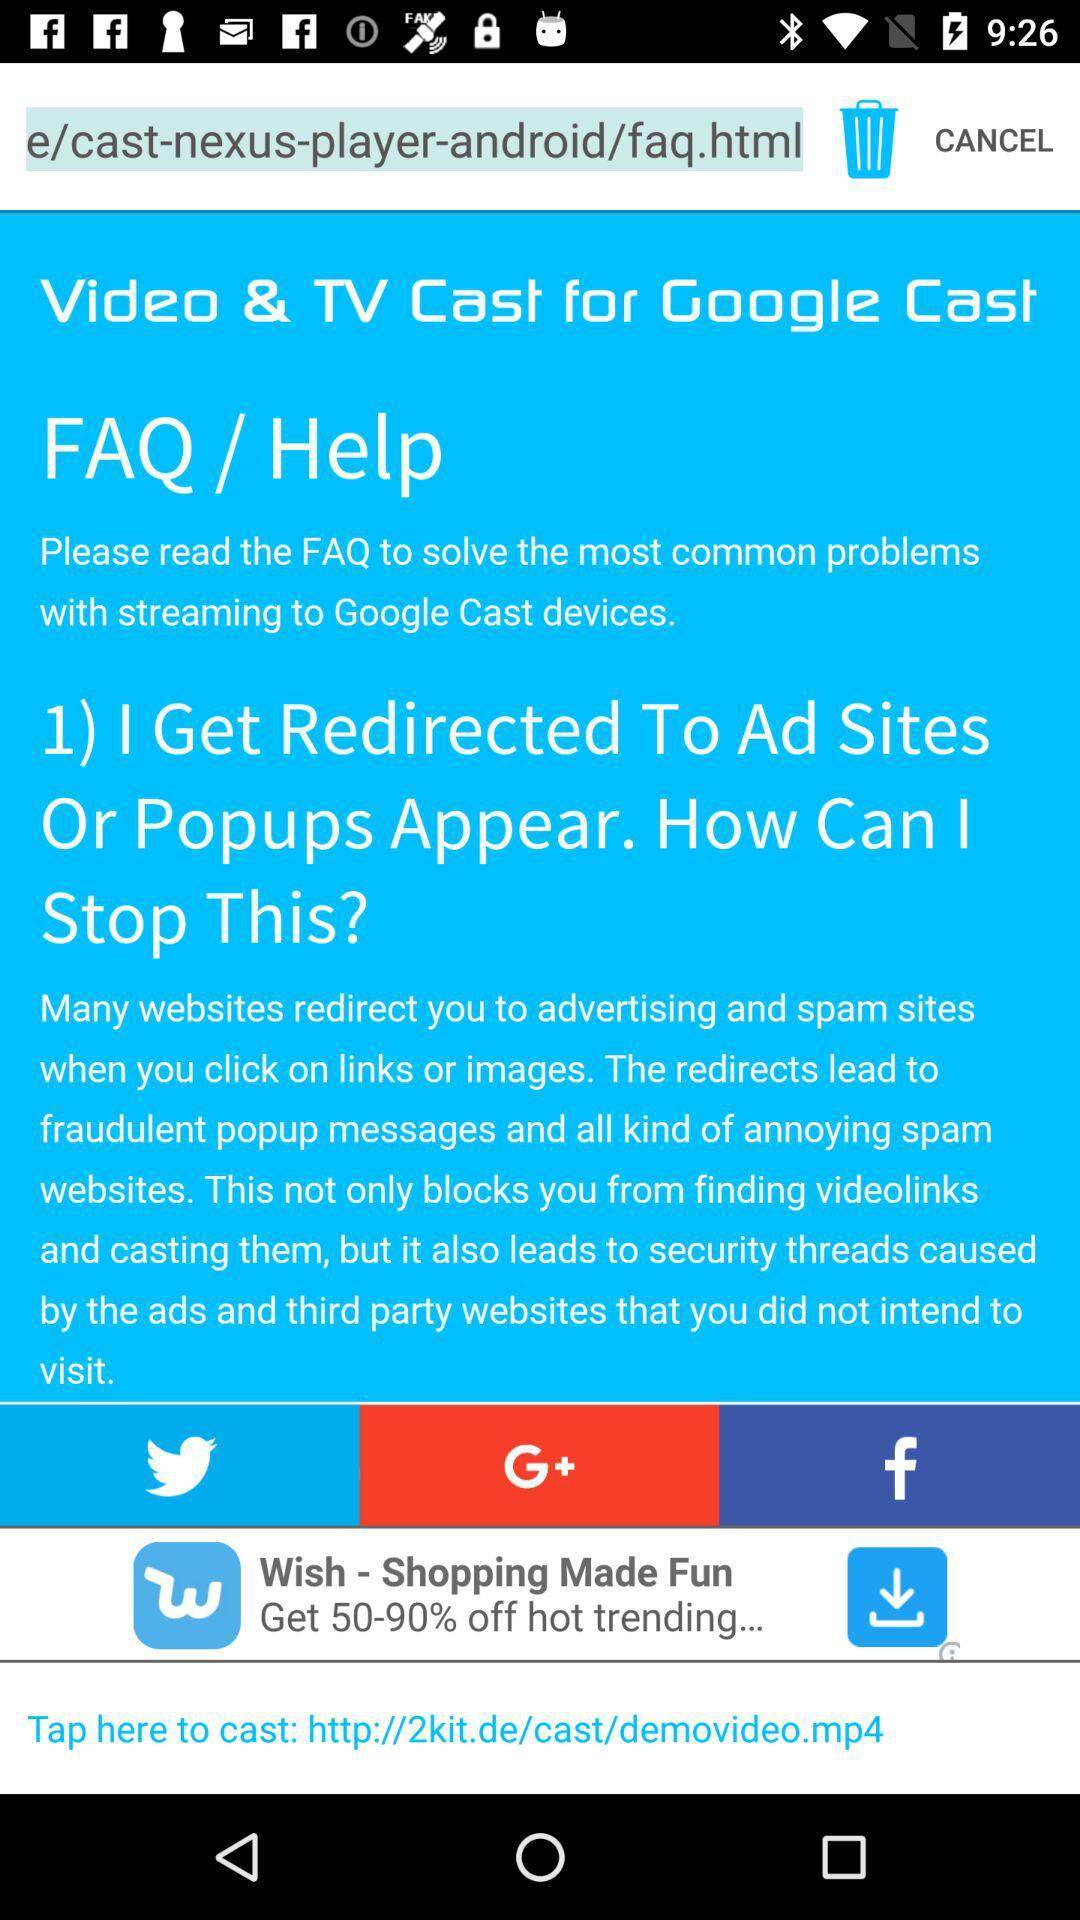 Image resolution: width=1080 pixels, height=1920 pixels. Describe the element at coordinates (867, 138) in the screenshot. I see `the delete icon` at that location.